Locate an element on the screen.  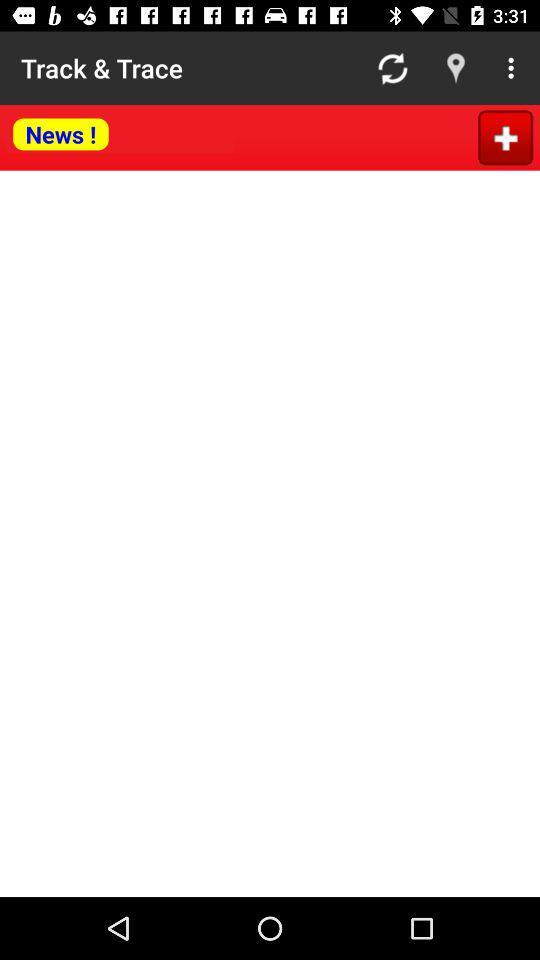
news article body is located at coordinates (270, 532).